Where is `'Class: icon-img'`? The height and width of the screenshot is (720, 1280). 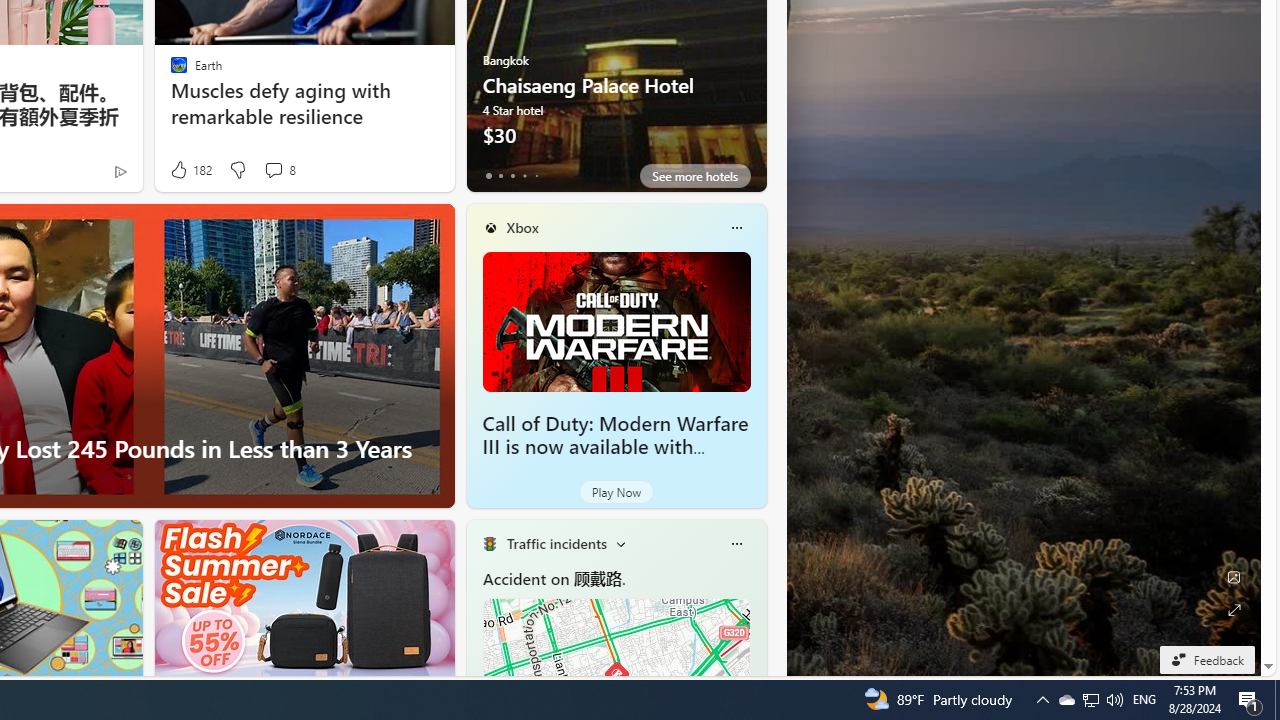
'Class: icon-img' is located at coordinates (735, 543).